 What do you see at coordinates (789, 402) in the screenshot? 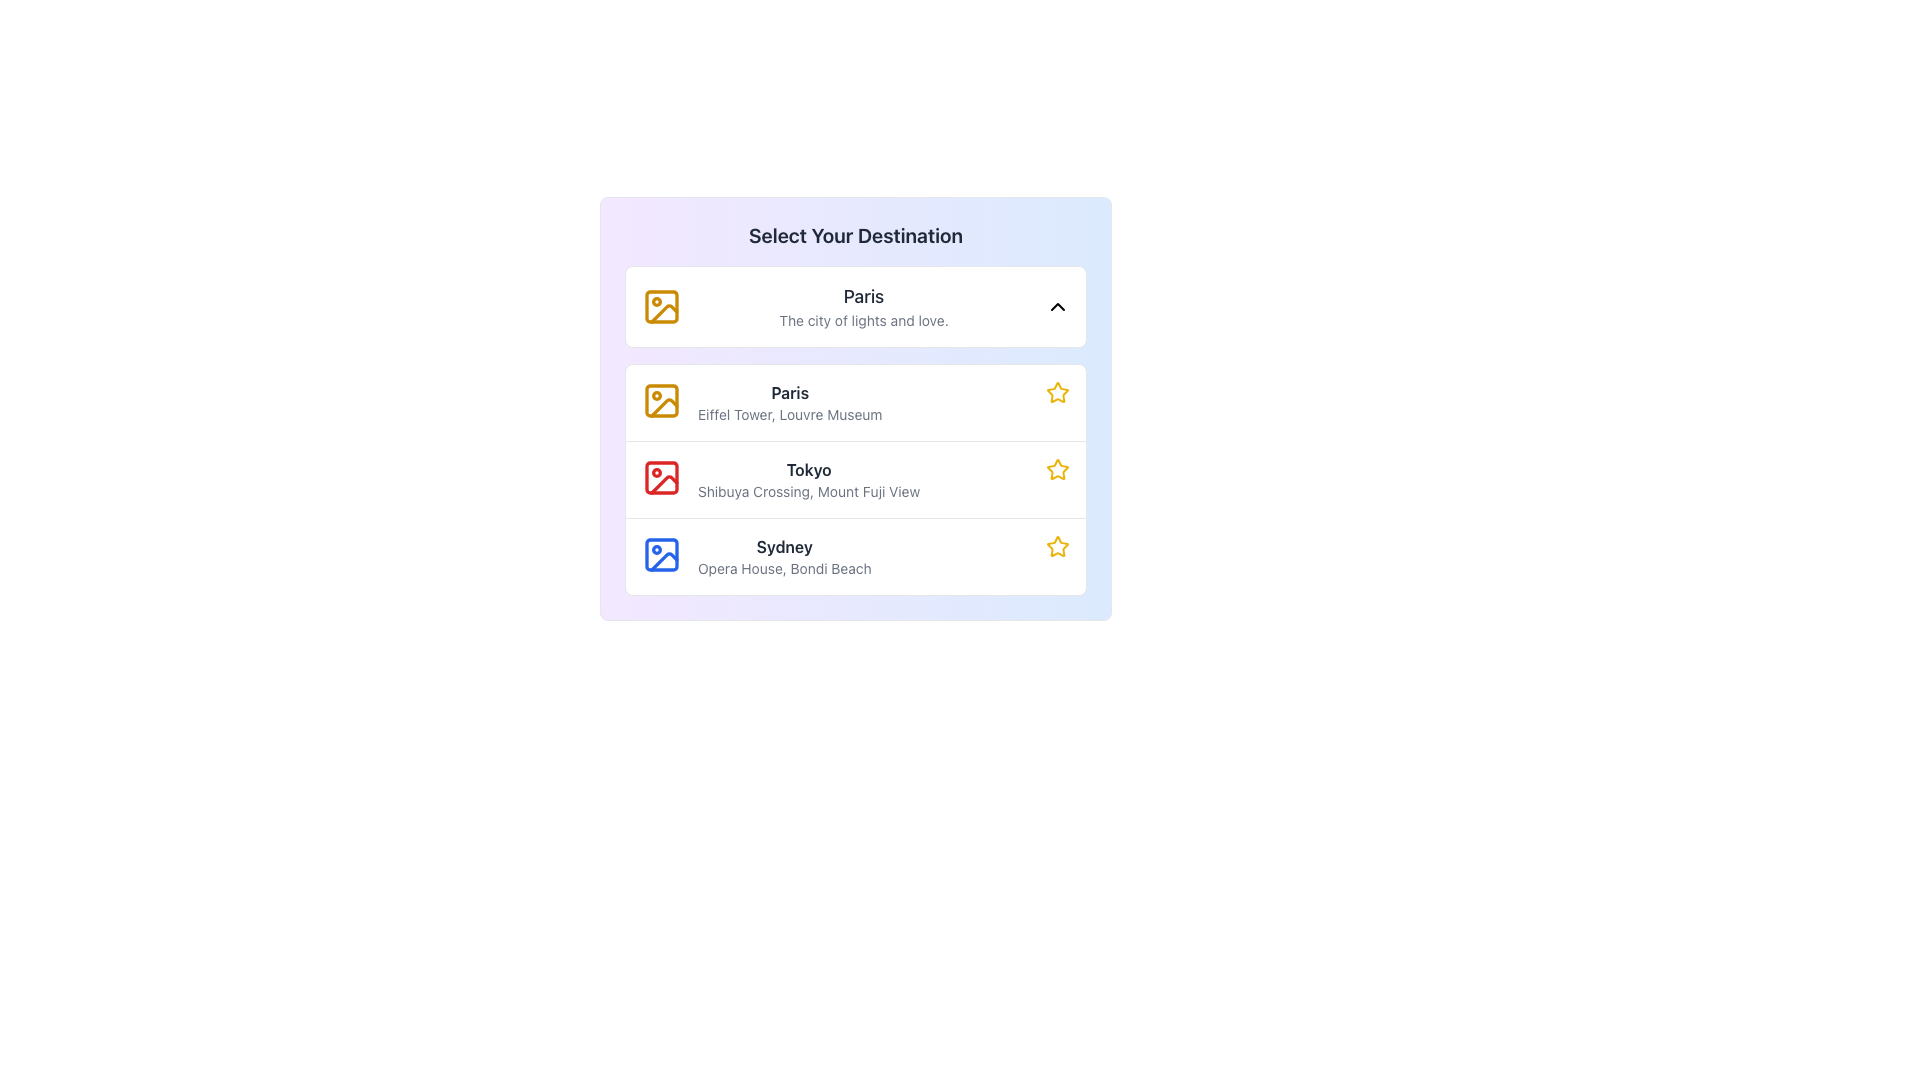
I see `the descriptive text label for the destination option, which is located in the second card of a vertical list within the selection menu, positioned between a golden map icon and a golden star icon` at bounding box center [789, 402].